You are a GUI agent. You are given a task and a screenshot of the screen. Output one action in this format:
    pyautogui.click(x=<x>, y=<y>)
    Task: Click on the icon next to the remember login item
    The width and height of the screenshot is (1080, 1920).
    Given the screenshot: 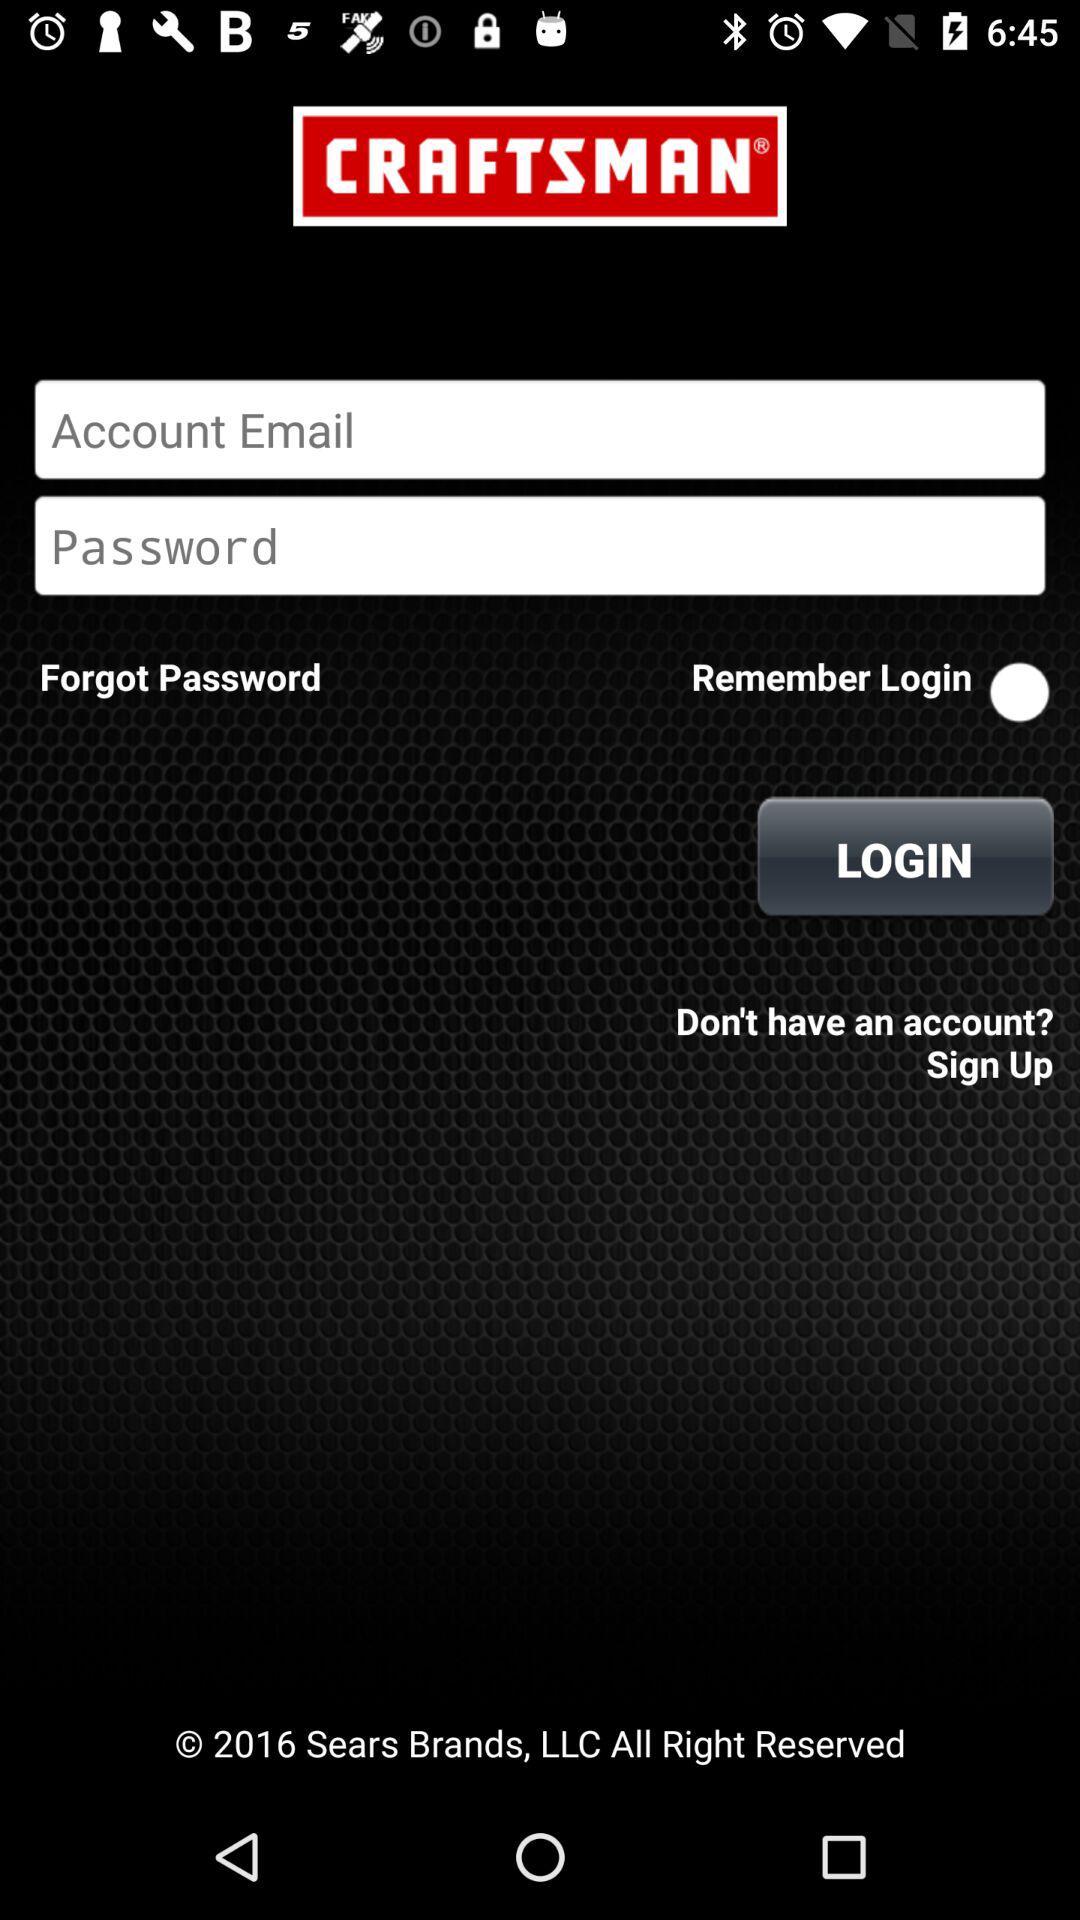 What is the action you would take?
    pyautogui.click(x=180, y=676)
    